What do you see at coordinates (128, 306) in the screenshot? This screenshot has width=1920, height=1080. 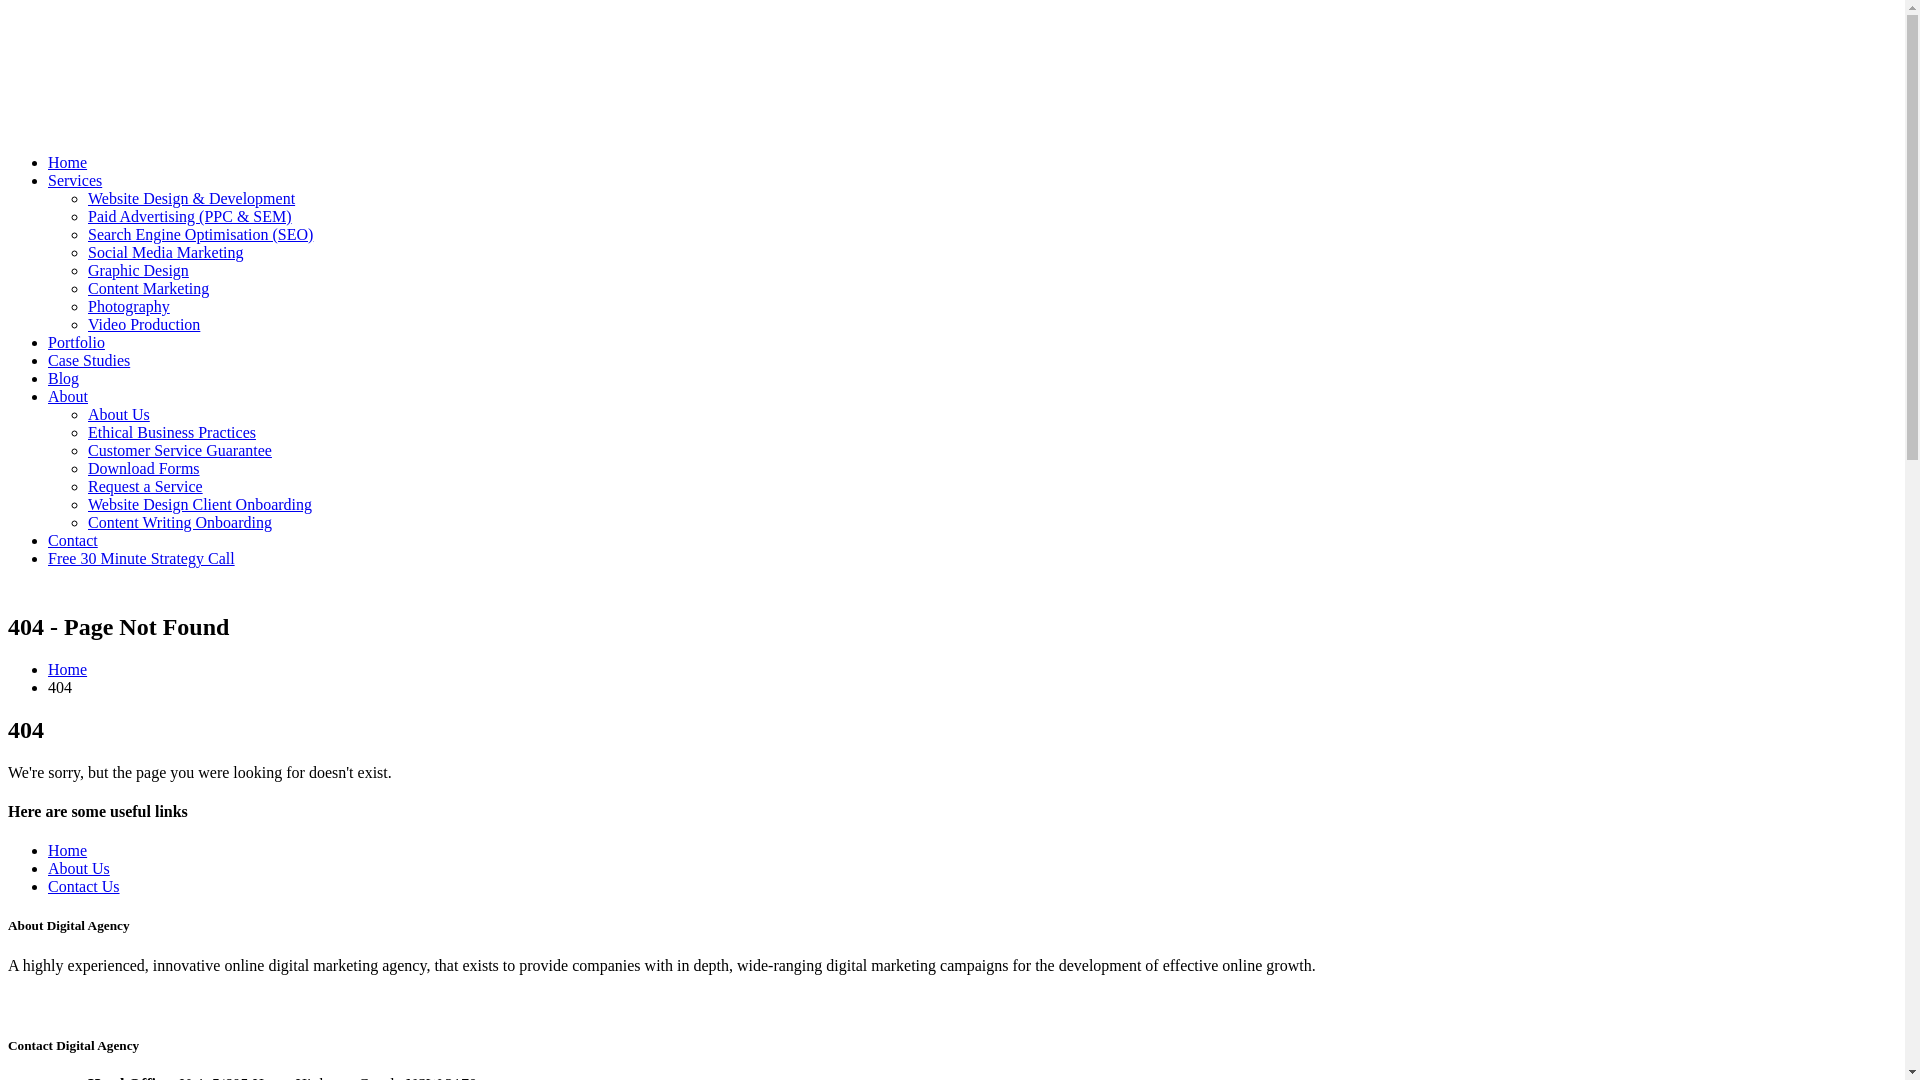 I see `'Photography'` at bounding box center [128, 306].